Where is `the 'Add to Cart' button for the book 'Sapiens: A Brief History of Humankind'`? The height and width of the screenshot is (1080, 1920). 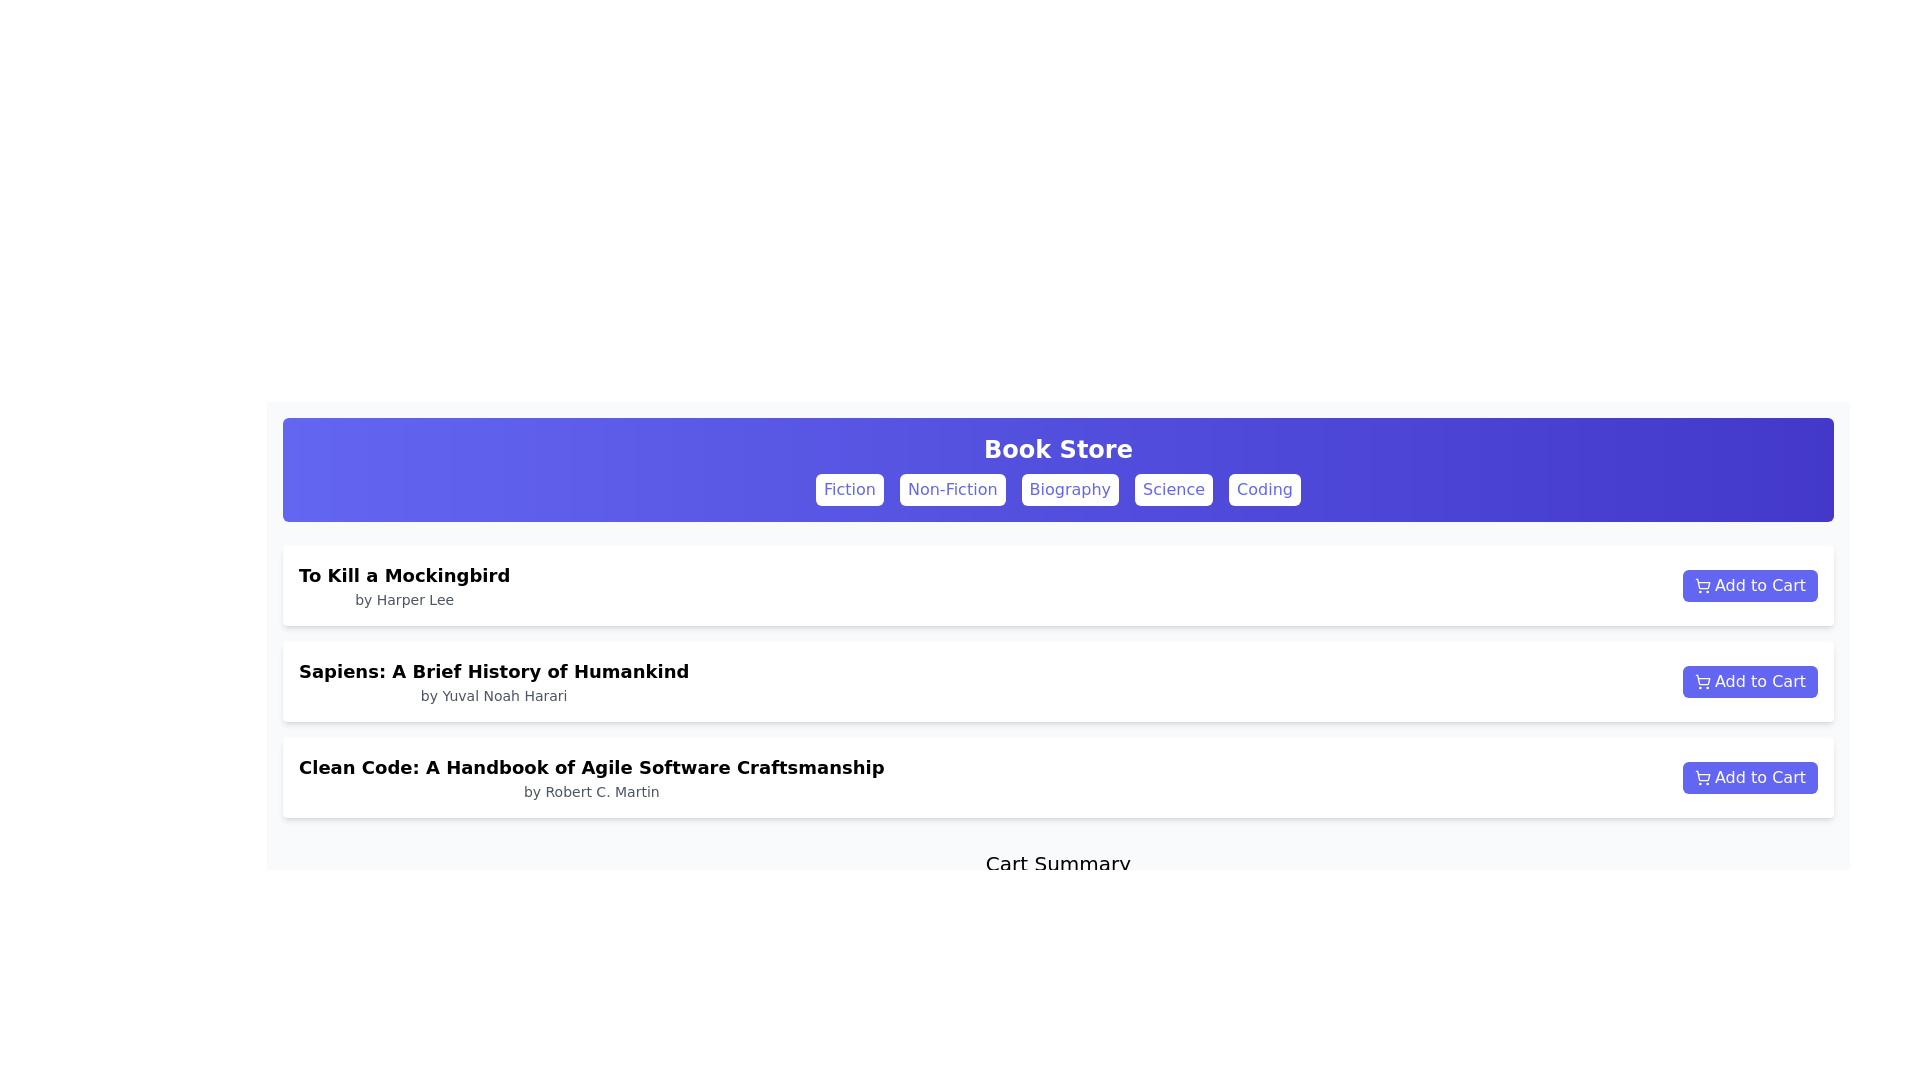
the 'Add to Cart' button for the book 'Sapiens: A Brief History of Humankind' is located at coordinates (1749, 681).